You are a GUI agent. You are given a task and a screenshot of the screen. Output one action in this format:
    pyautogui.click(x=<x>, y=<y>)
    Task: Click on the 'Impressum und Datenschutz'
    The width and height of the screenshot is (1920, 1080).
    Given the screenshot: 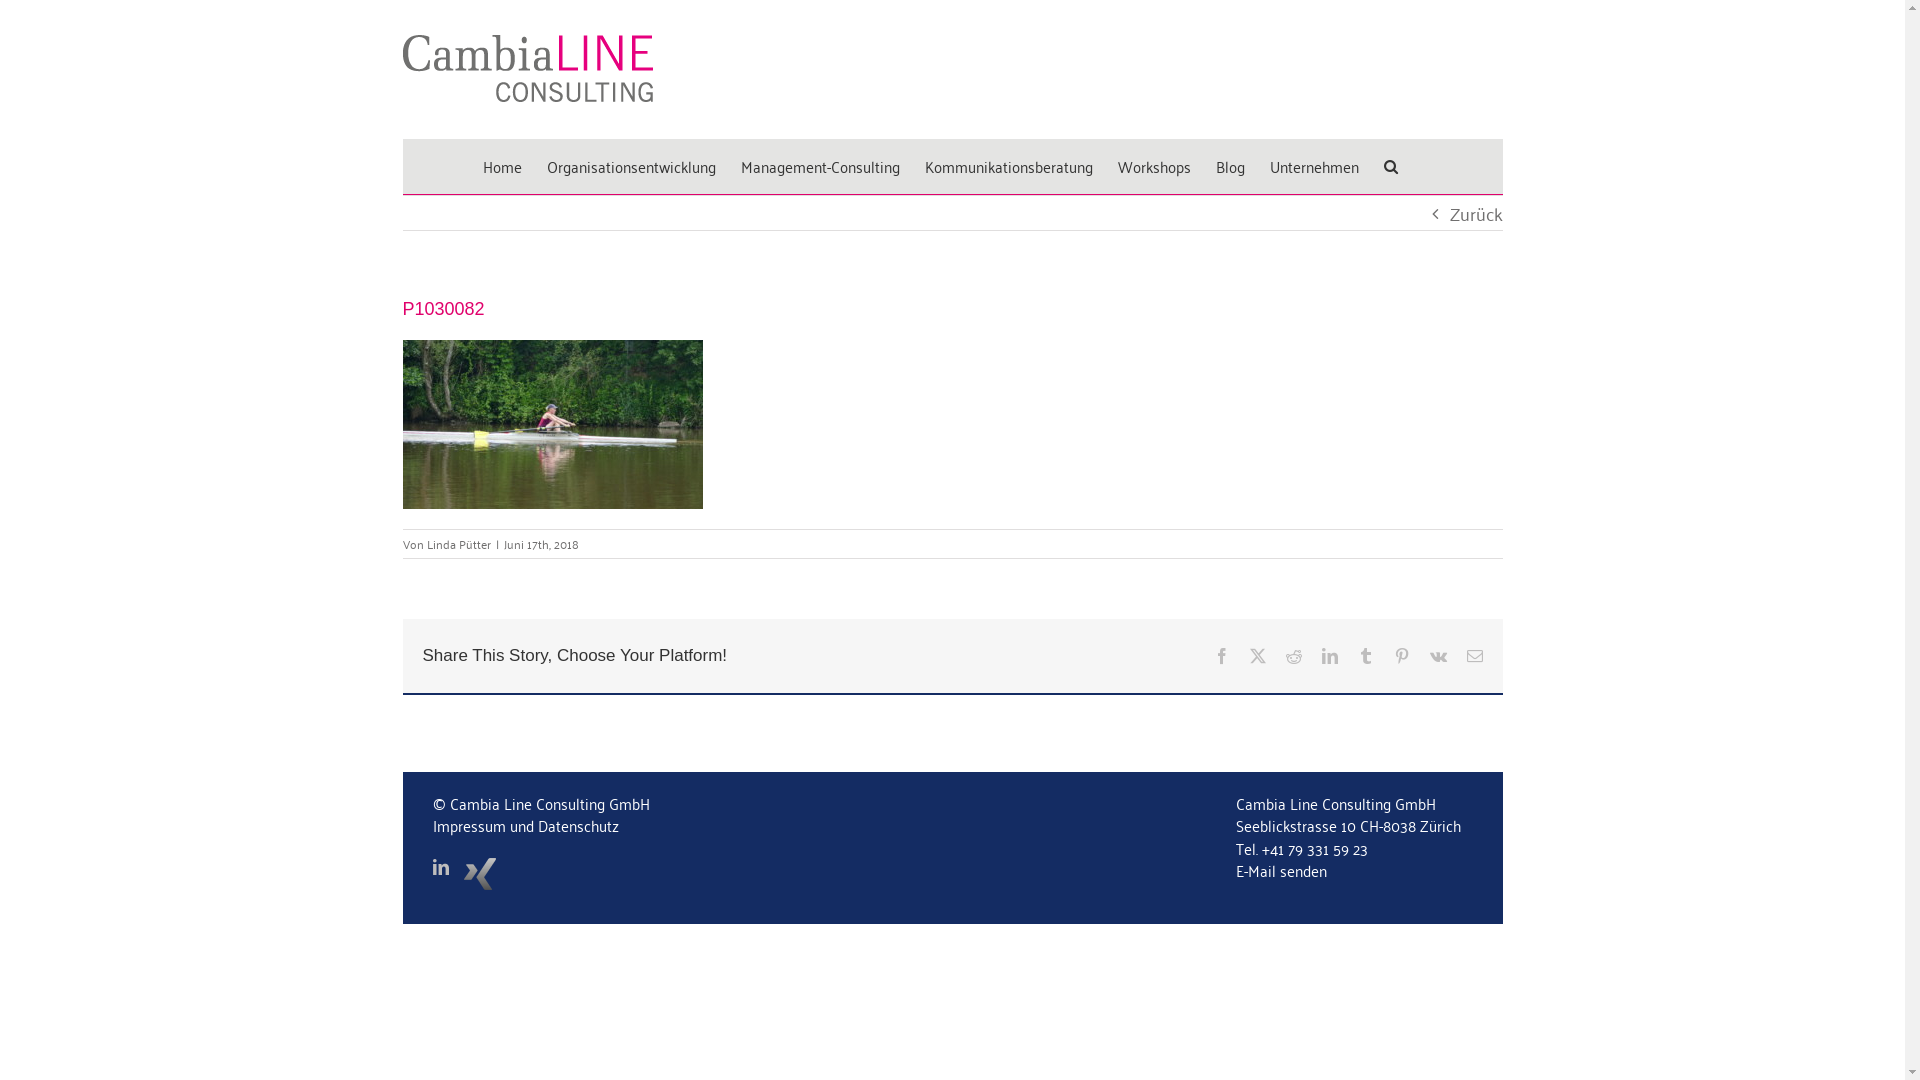 What is the action you would take?
    pyautogui.click(x=431, y=825)
    